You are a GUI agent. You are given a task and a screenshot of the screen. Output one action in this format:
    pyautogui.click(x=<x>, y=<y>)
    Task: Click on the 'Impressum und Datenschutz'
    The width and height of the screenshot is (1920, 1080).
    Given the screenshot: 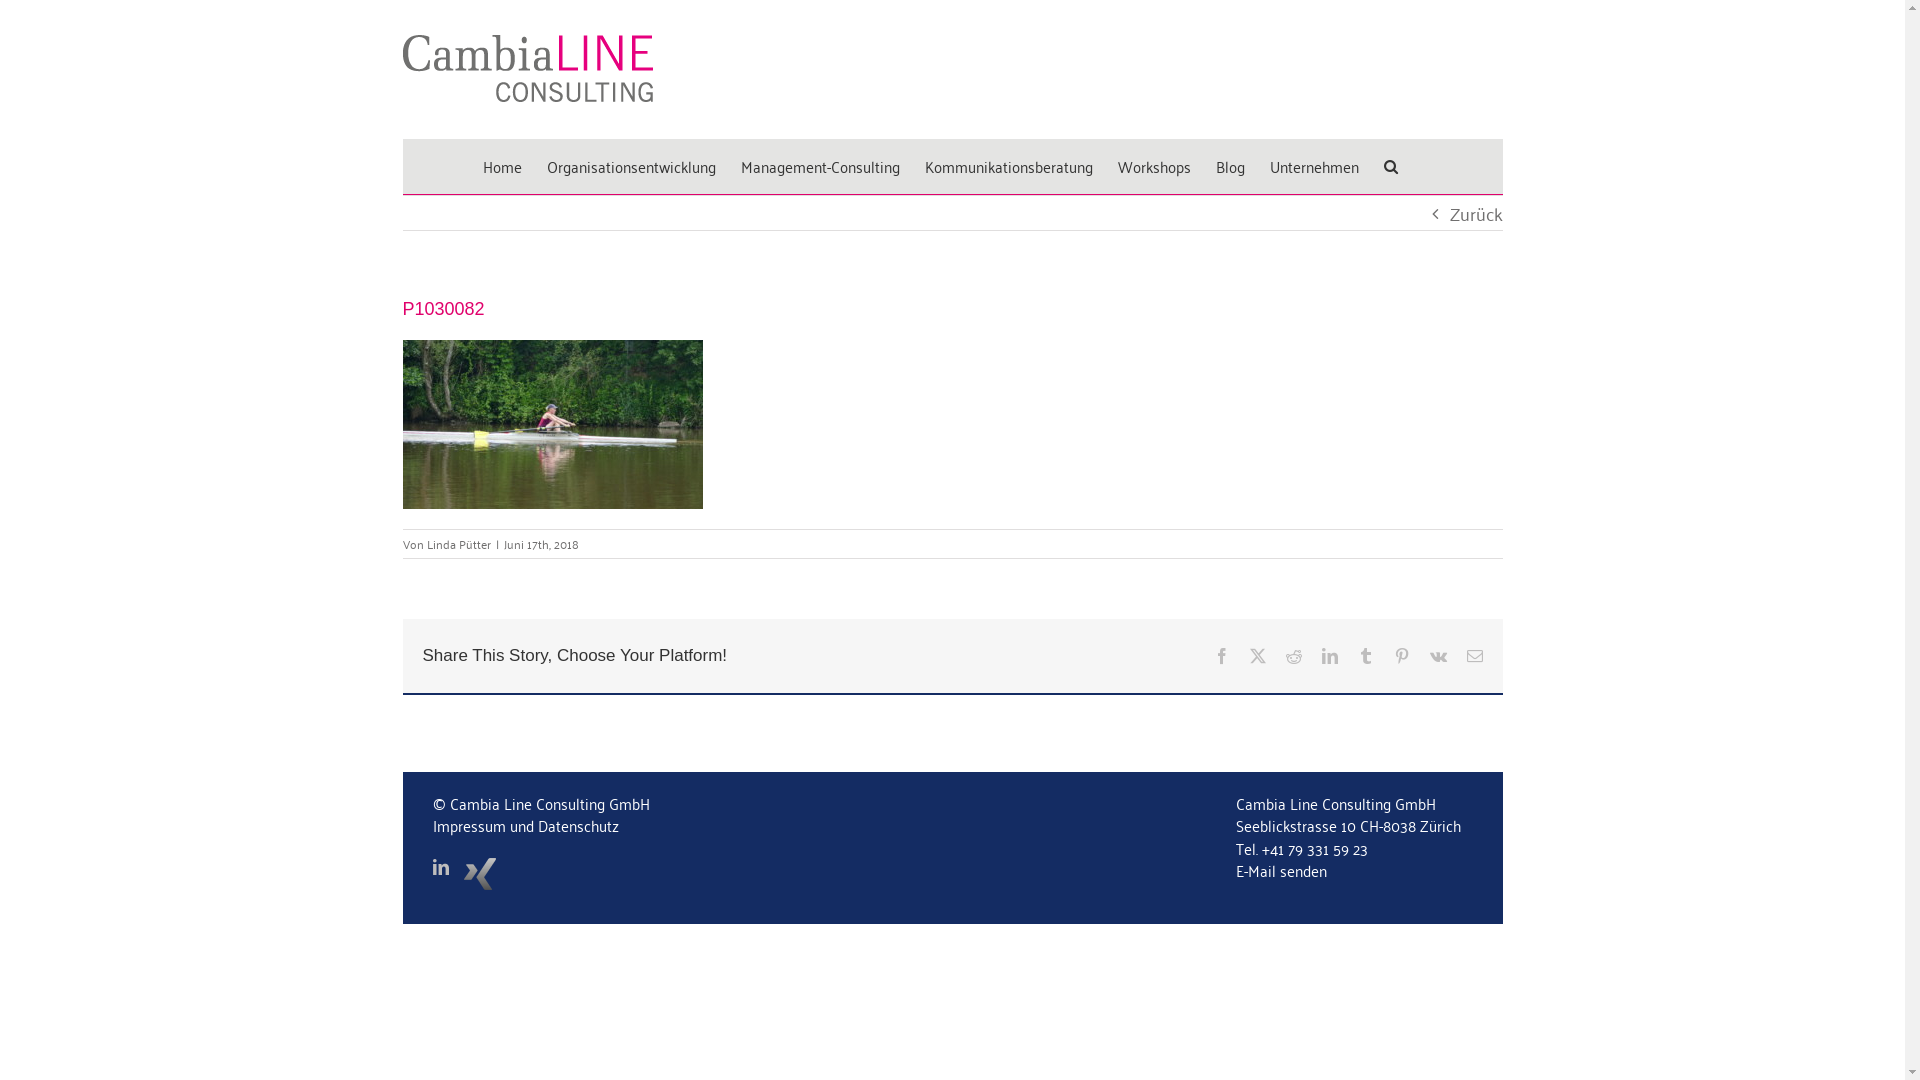 What is the action you would take?
    pyautogui.click(x=431, y=825)
    